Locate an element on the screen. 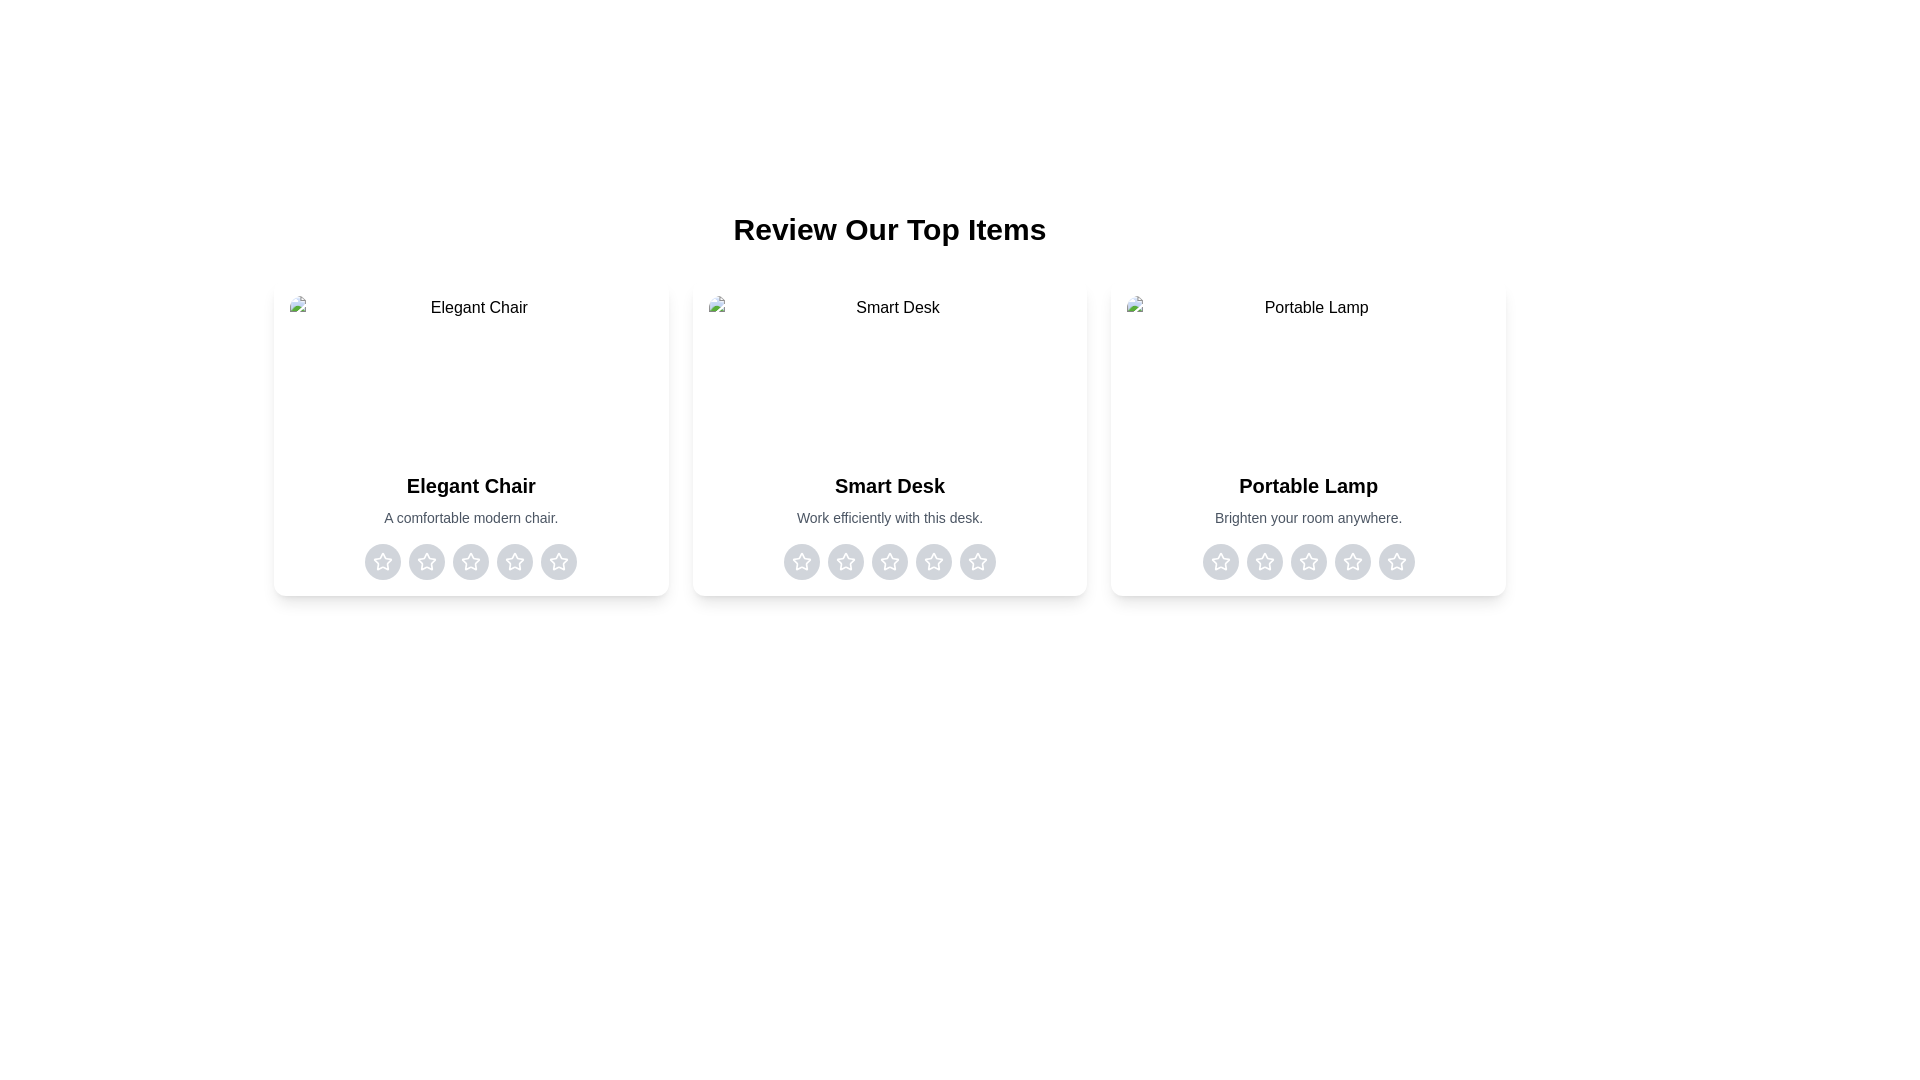 Image resolution: width=1920 pixels, height=1080 pixels. the rating for the item 'Portable Lamp' to 4 stars is located at coordinates (1352, 562).